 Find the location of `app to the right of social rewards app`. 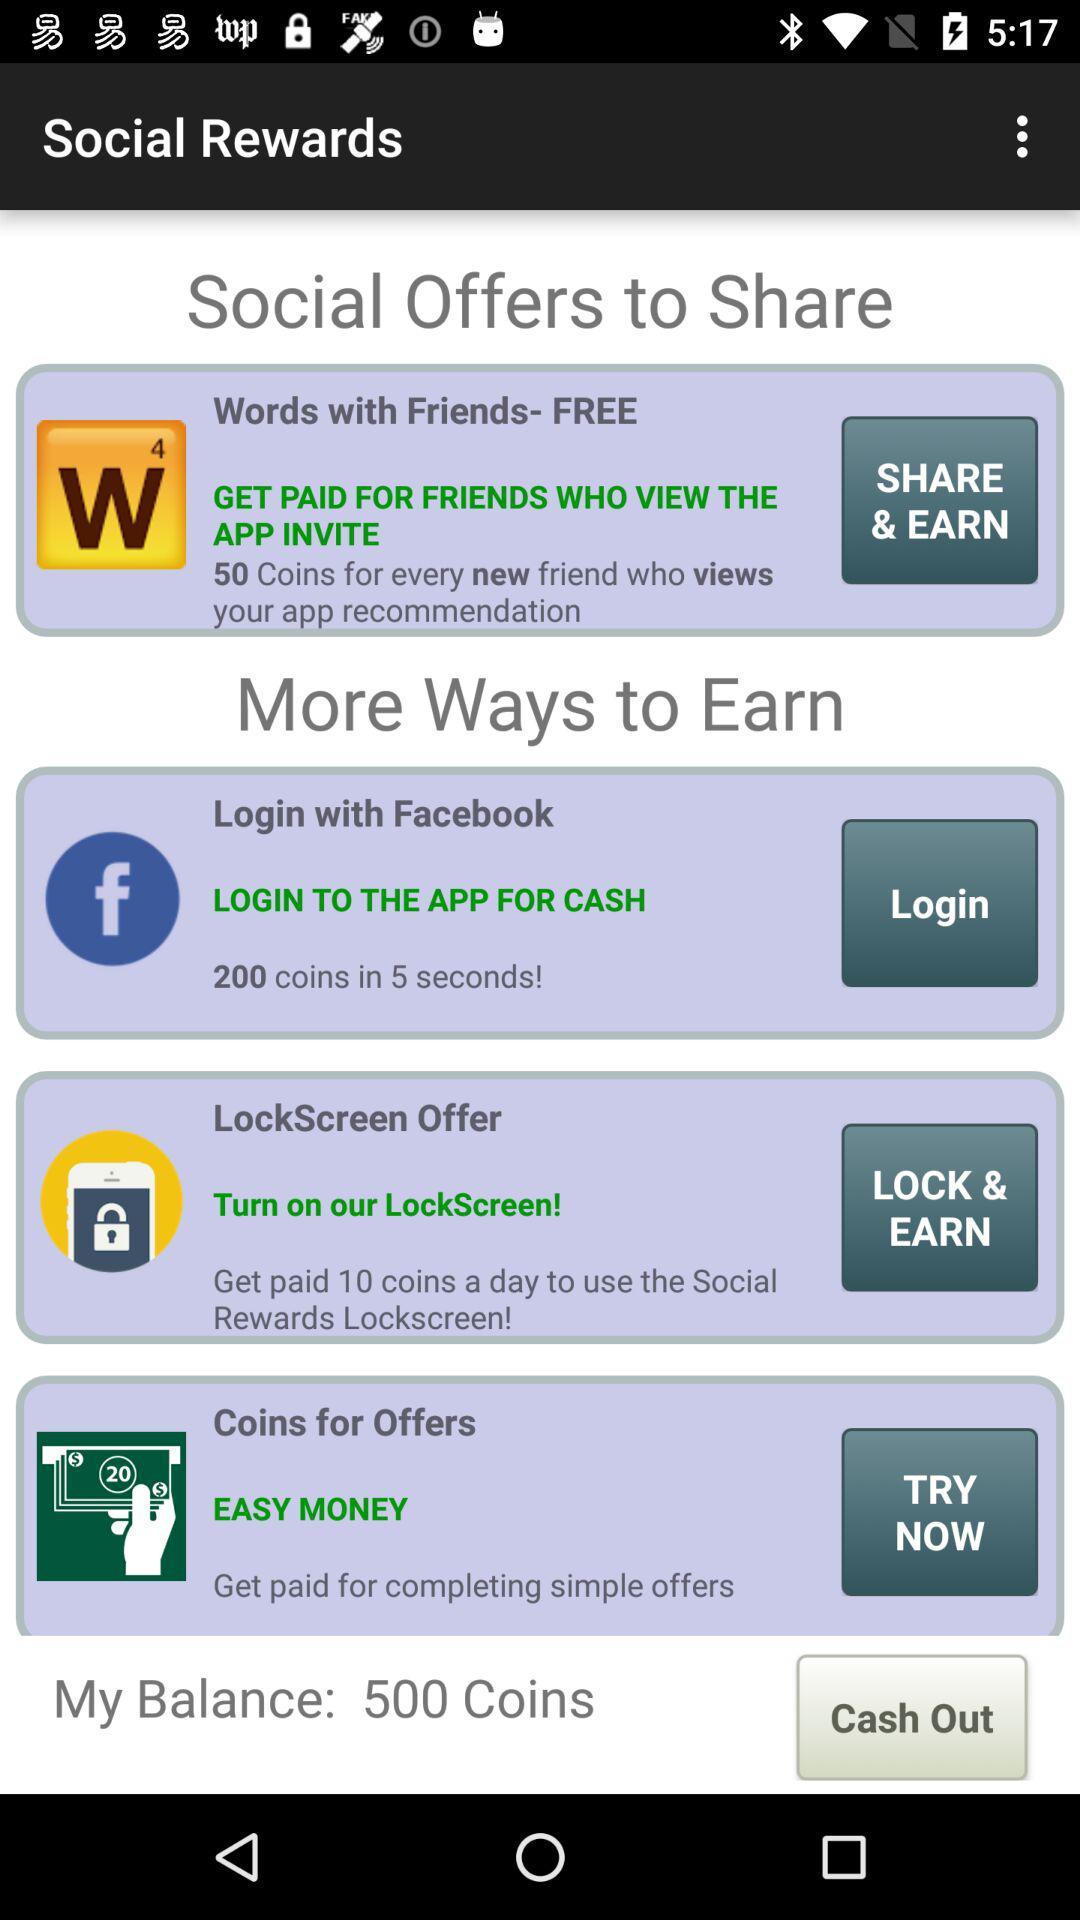

app to the right of social rewards app is located at coordinates (1027, 135).